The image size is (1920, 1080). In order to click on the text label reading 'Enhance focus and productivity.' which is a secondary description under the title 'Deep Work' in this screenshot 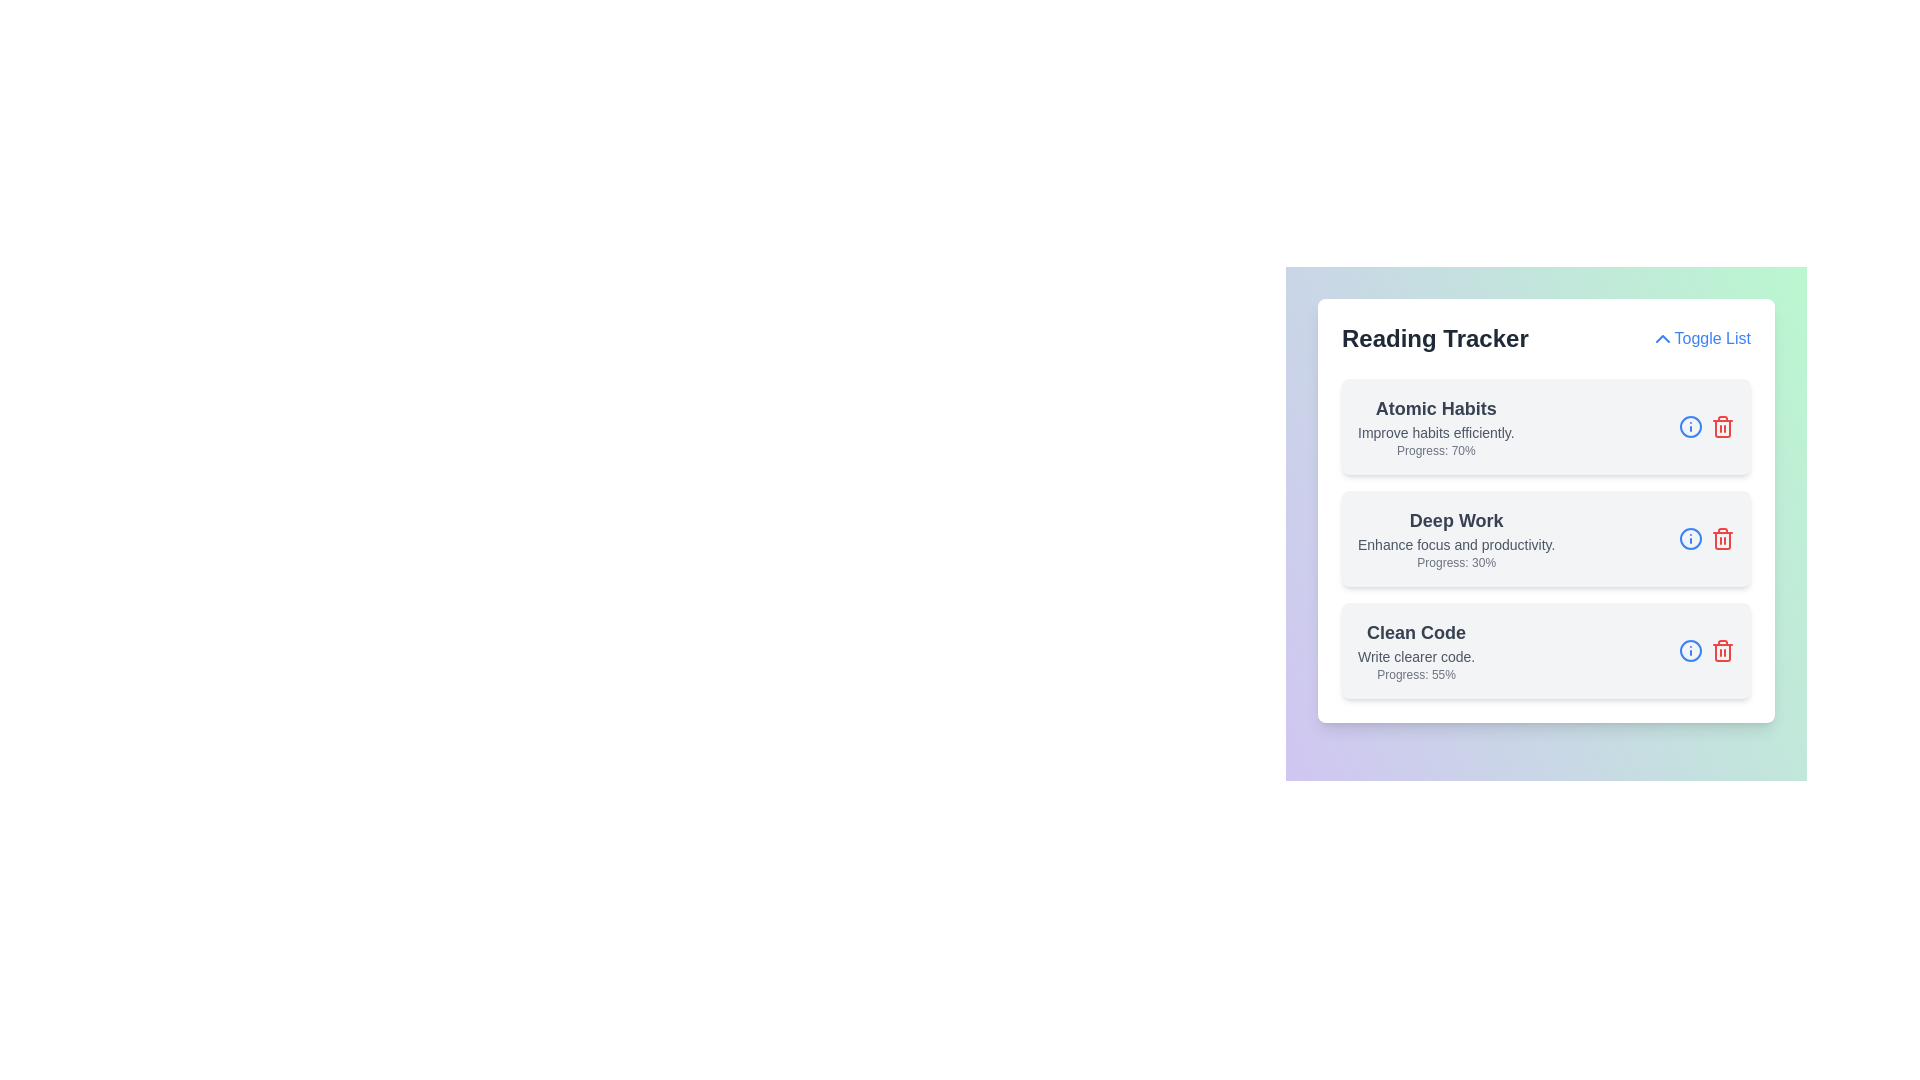, I will do `click(1456, 544)`.